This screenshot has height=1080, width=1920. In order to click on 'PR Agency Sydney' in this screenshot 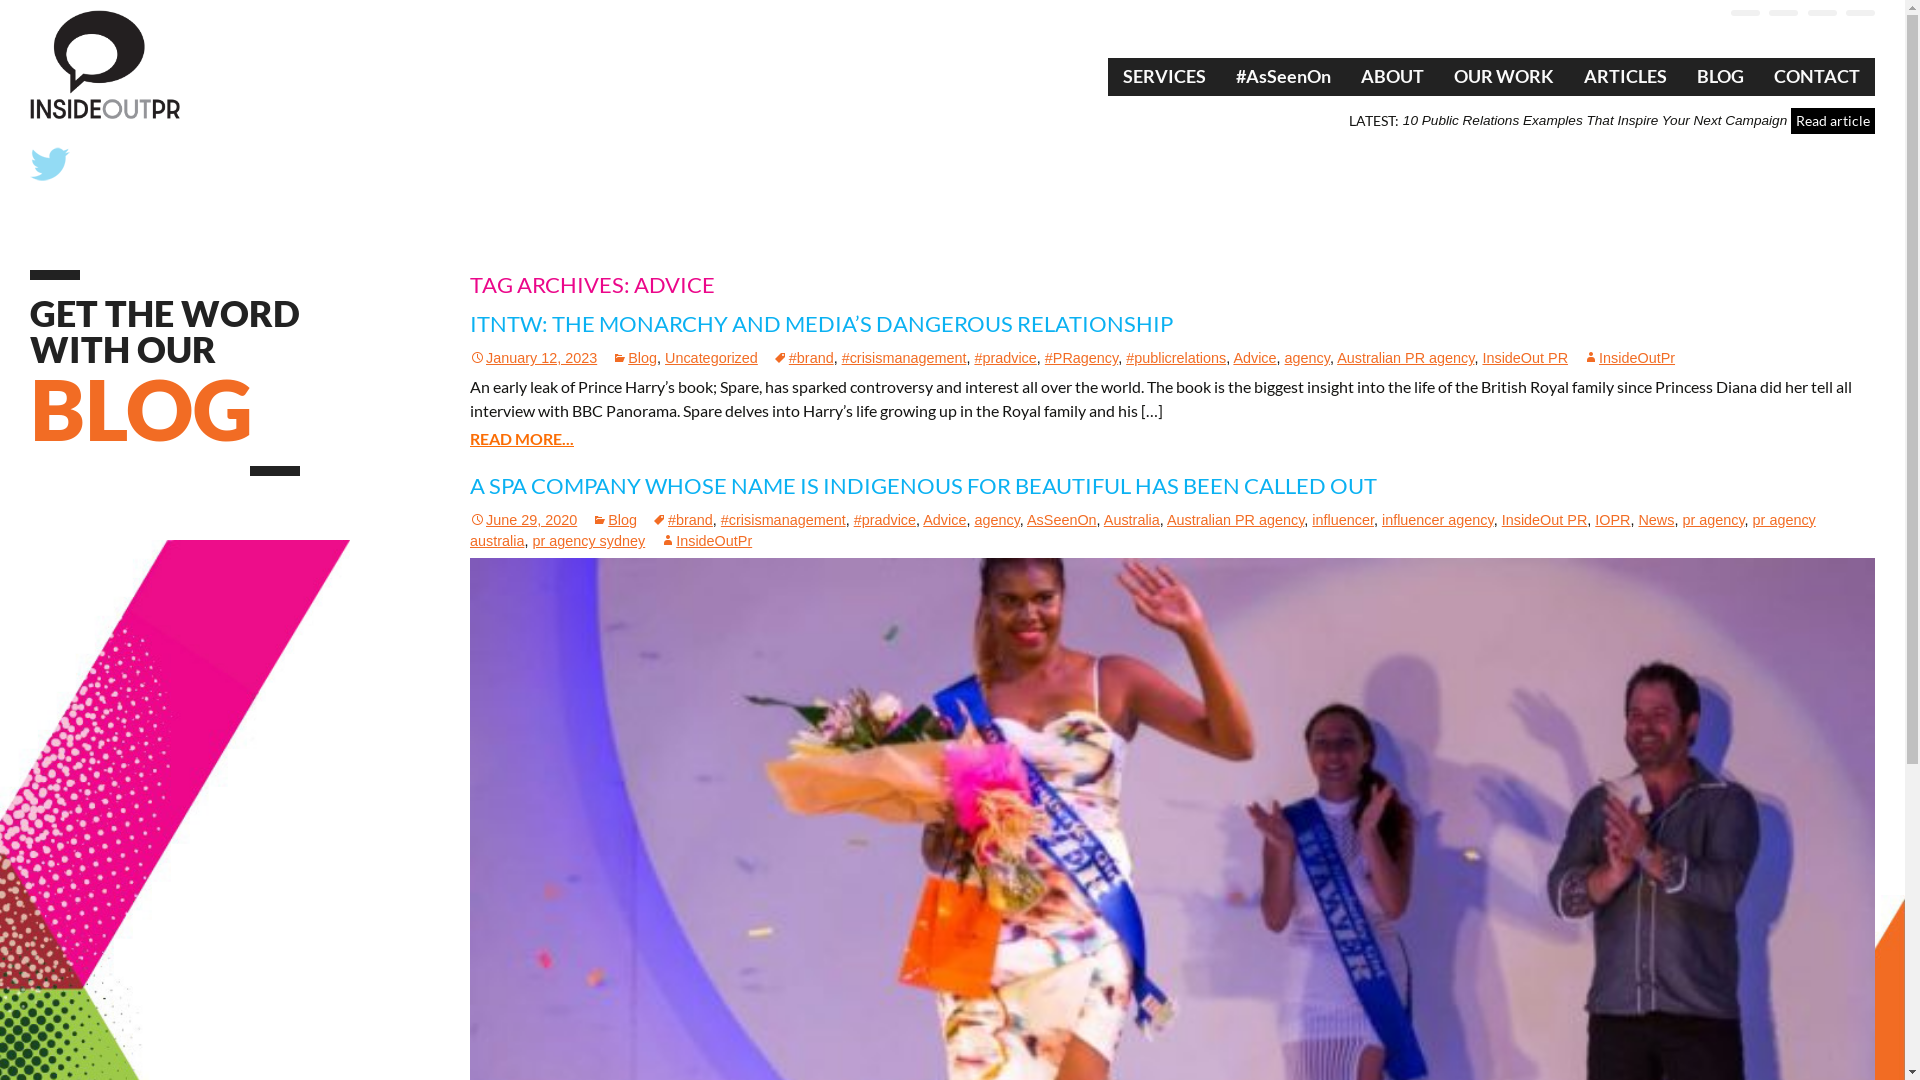, I will do `click(29, 62)`.